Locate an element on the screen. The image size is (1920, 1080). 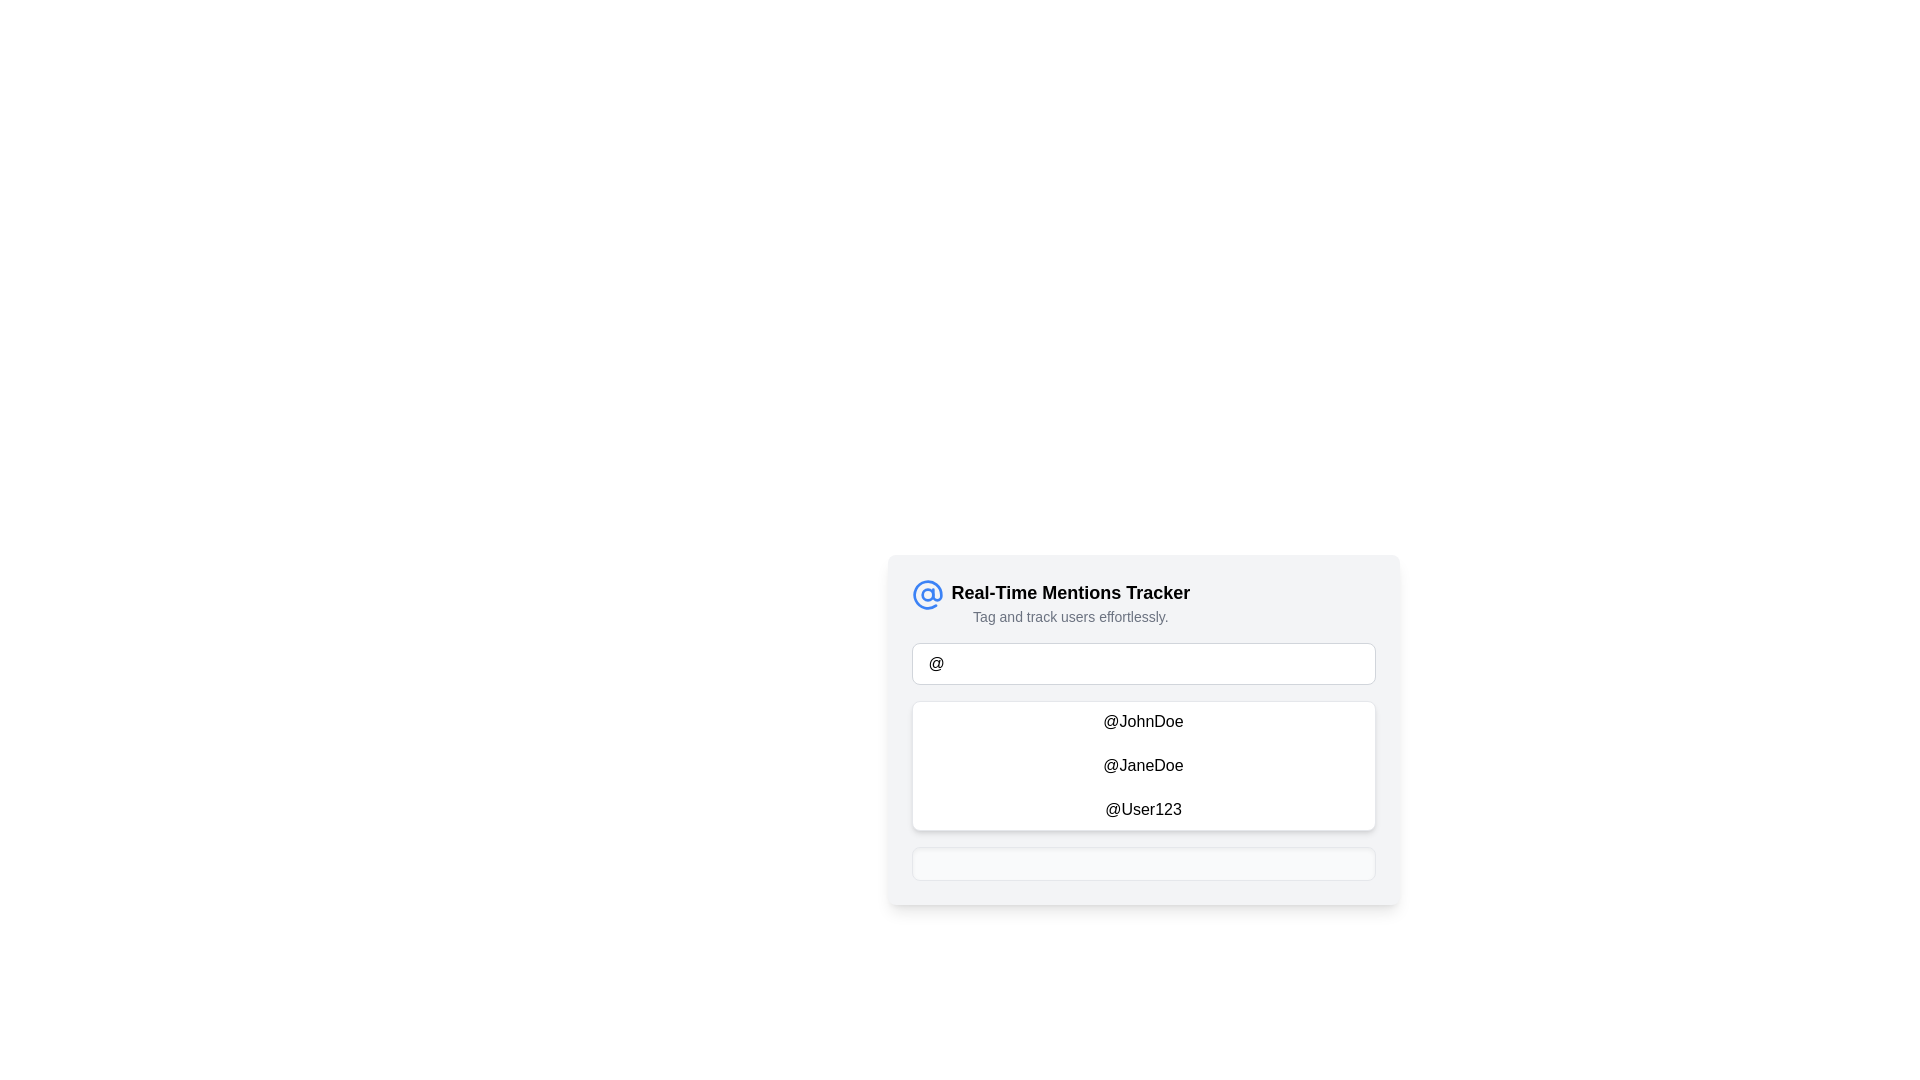
the second username suggestion item '@JaneDoe' is located at coordinates (1143, 765).